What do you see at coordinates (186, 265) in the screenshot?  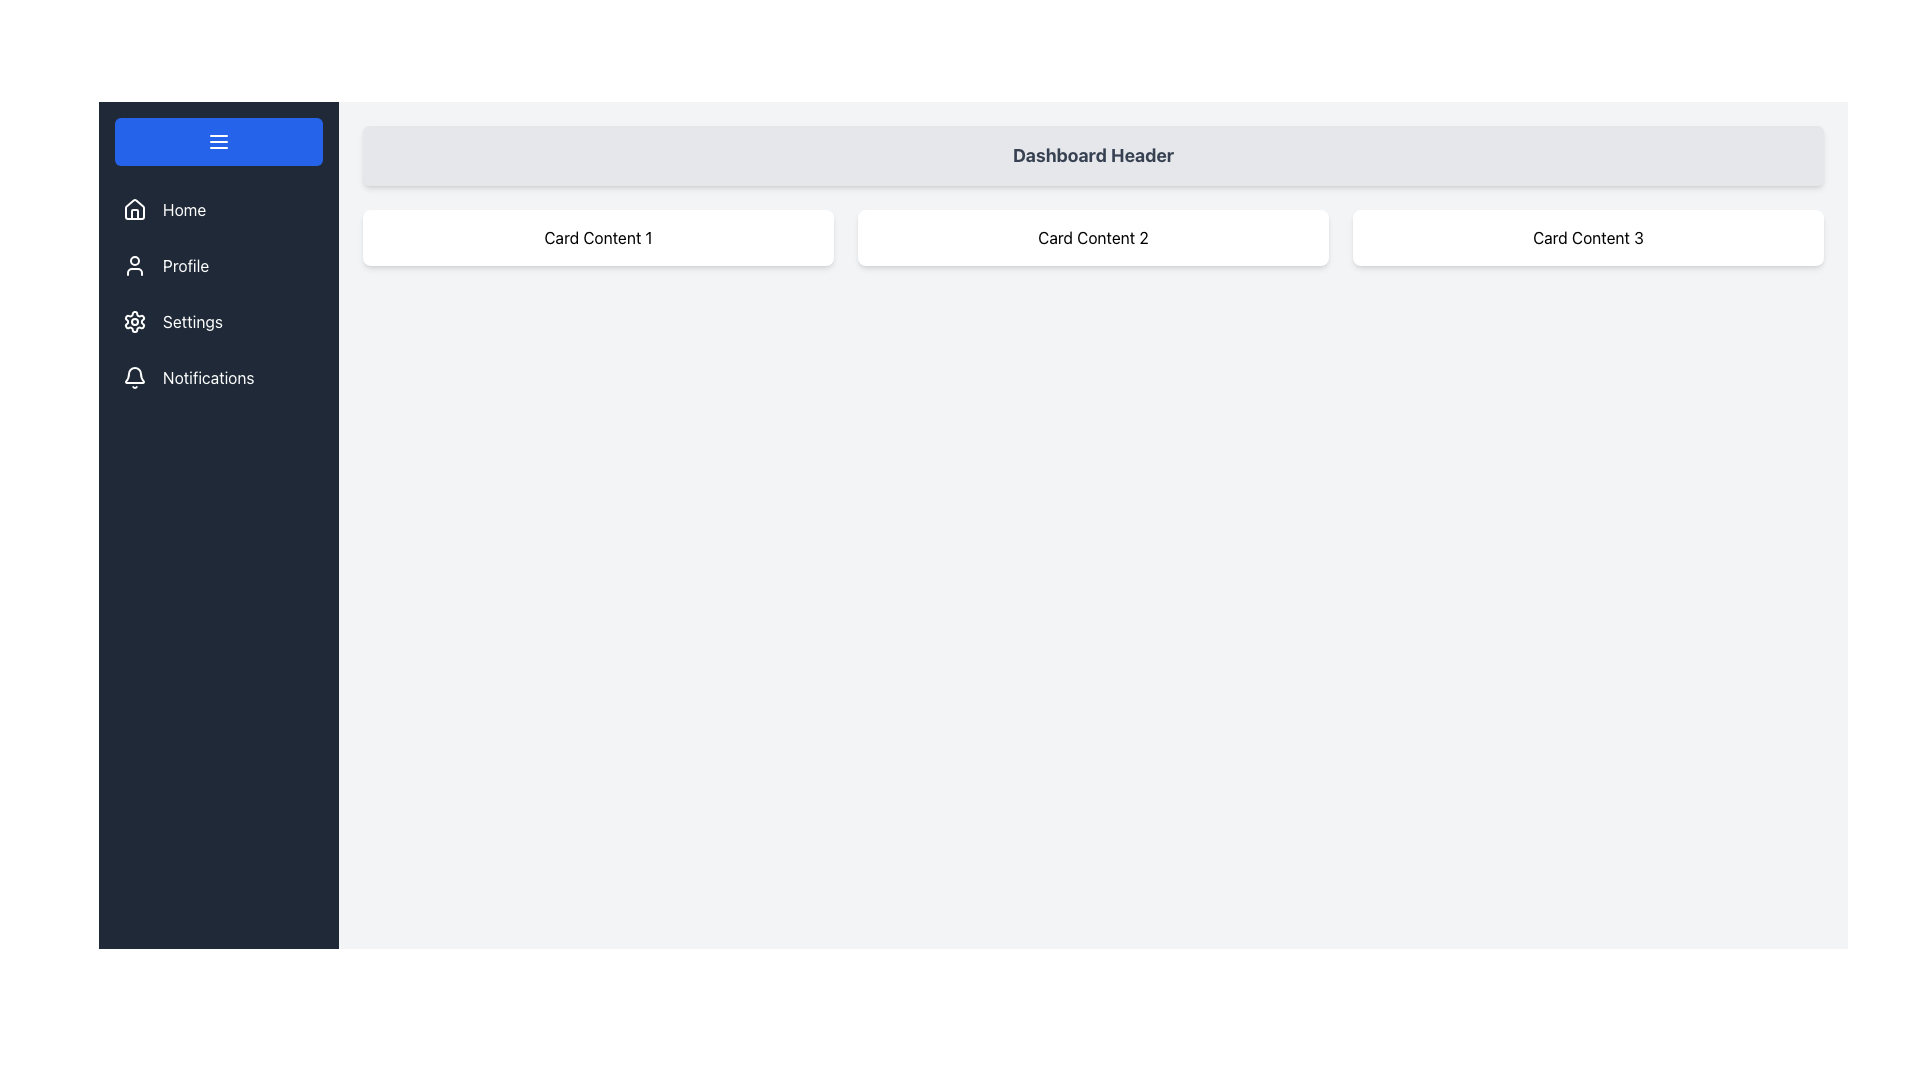 I see `the 'Profile' text label located in the dark blue vertical sidebar on the left side of the interface` at bounding box center [186, 265].